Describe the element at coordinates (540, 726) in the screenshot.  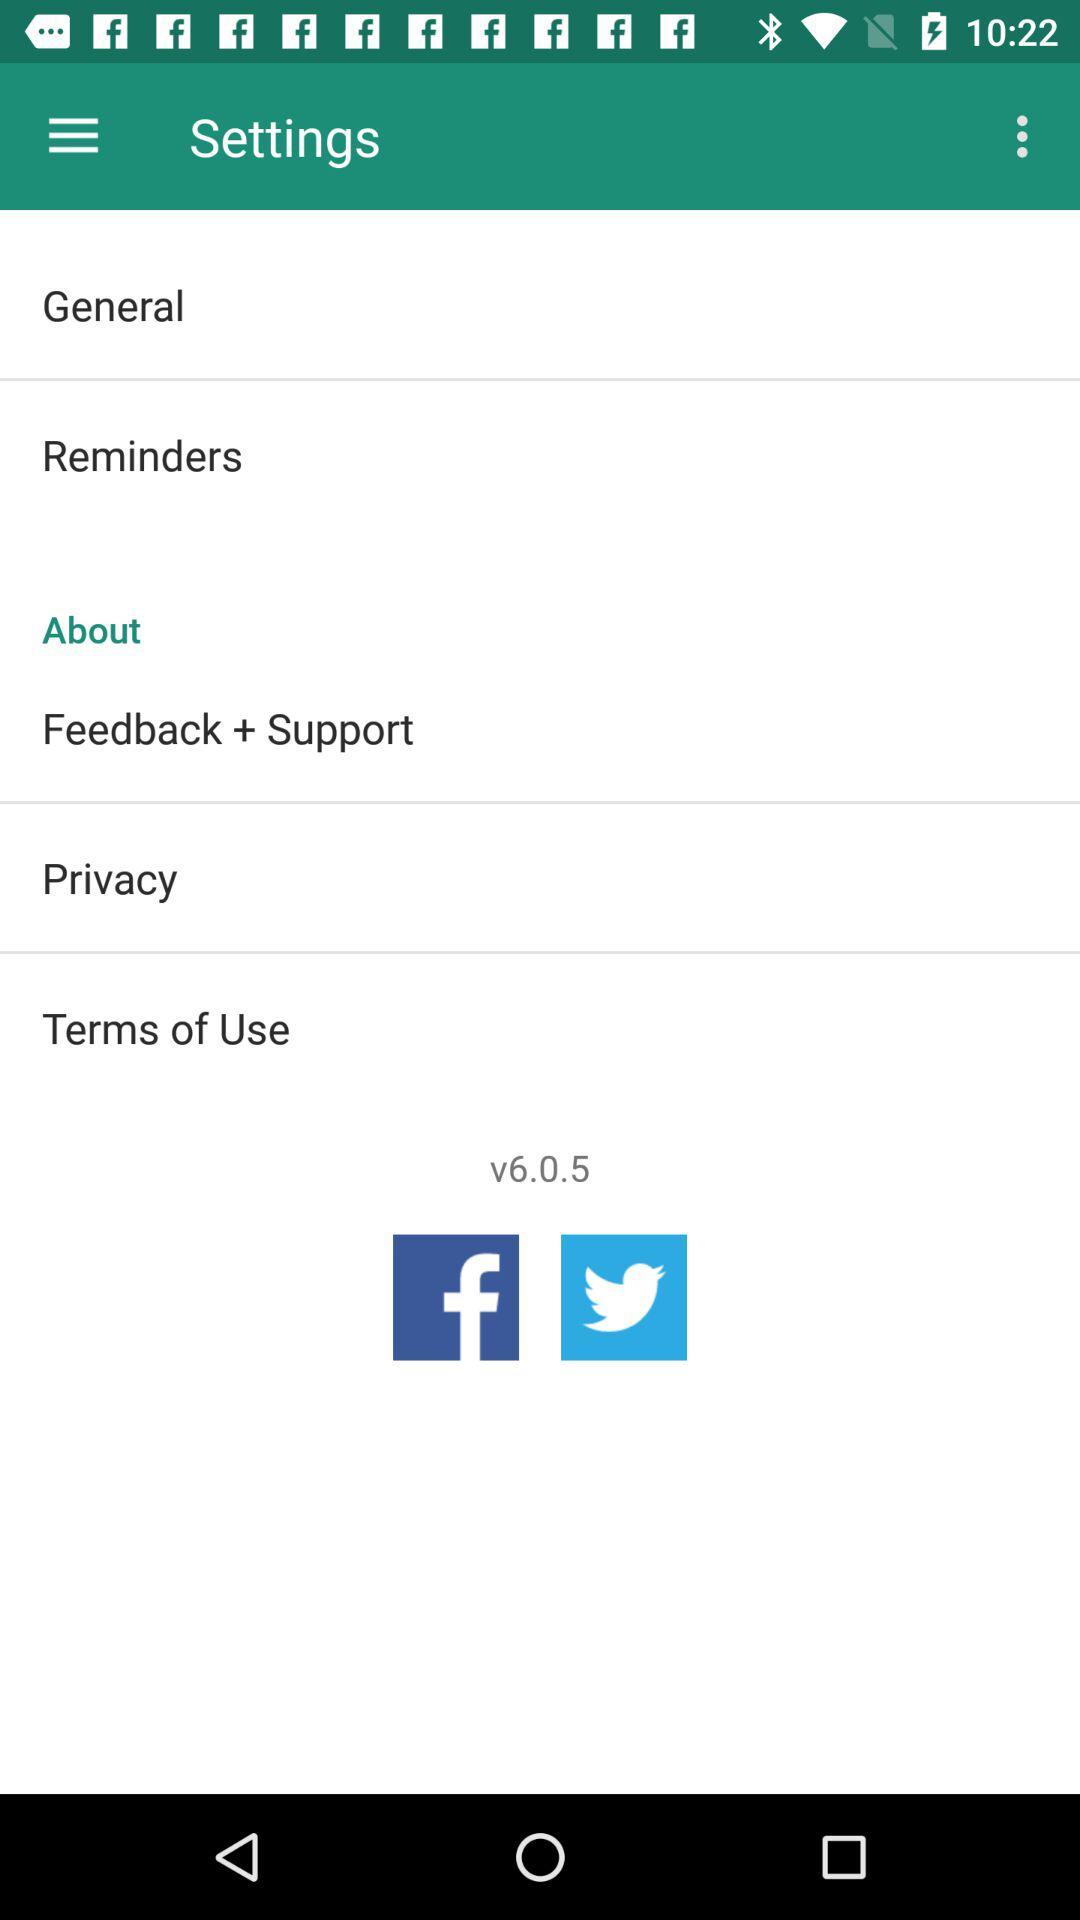
I see `feedback + support item` at that location.